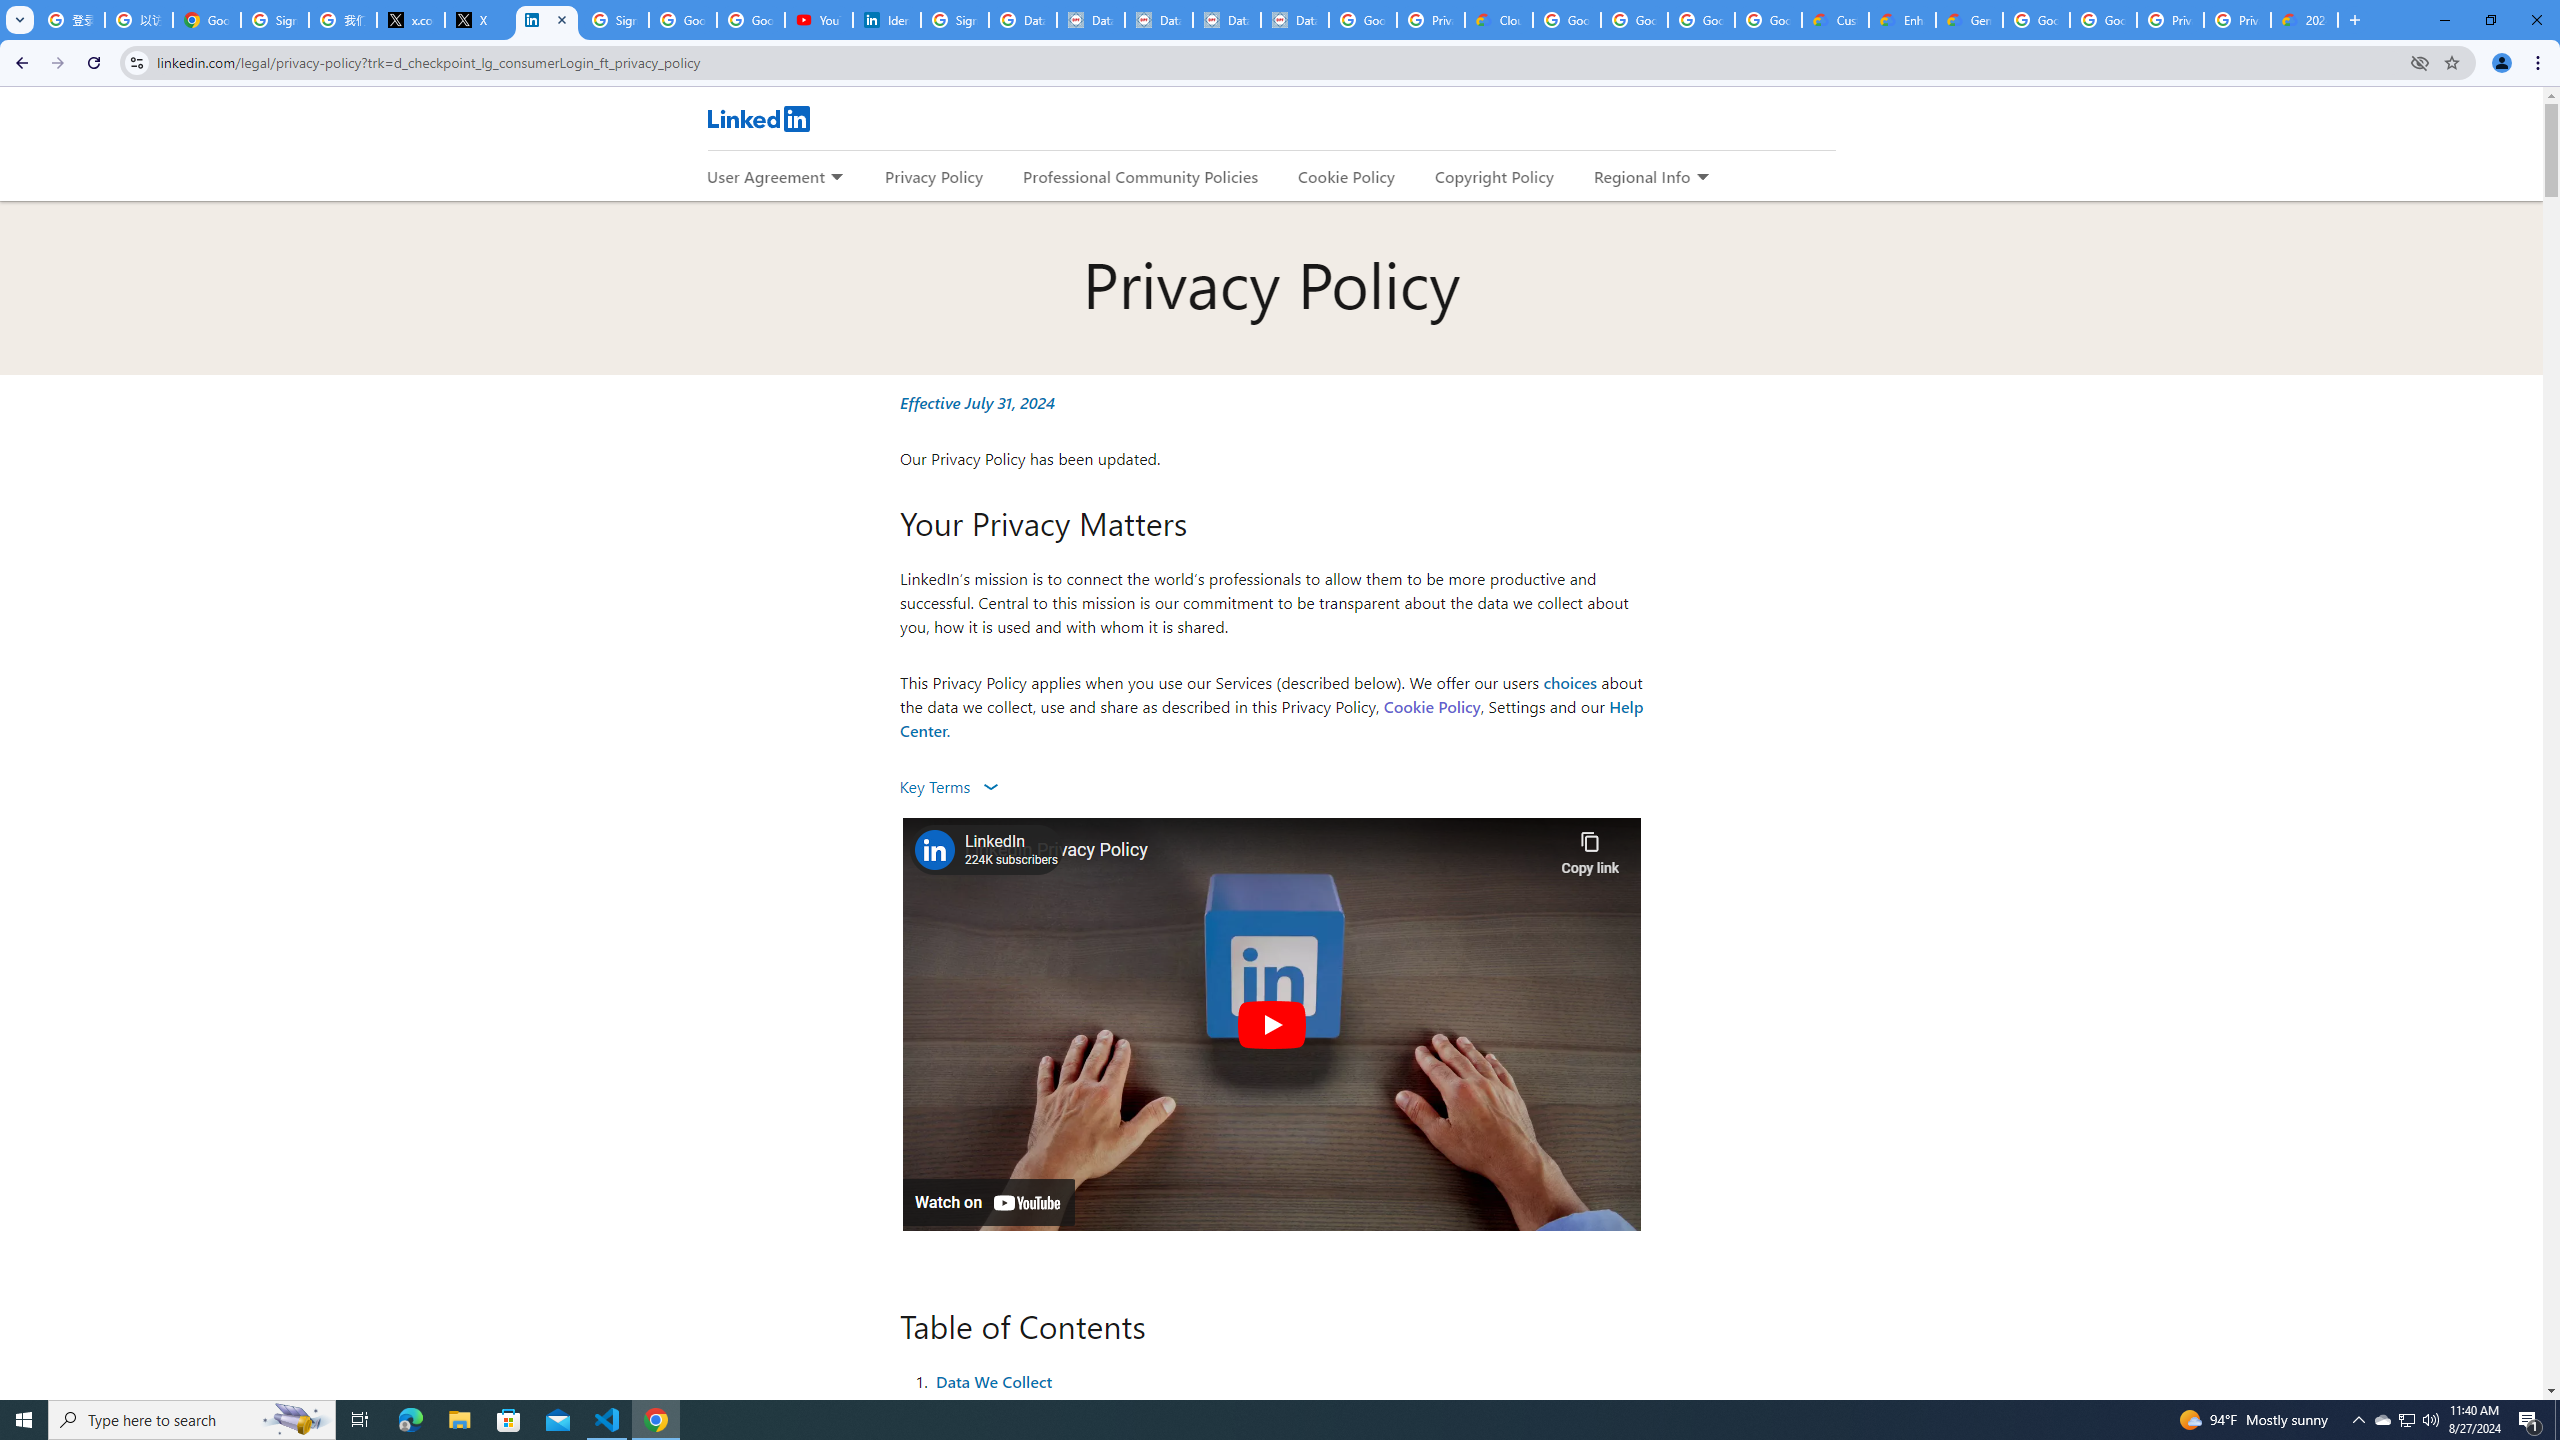  What do you see at coordinates (477, 19) in the screenshot?
I see `'X'` at bounding box center [477, 19].